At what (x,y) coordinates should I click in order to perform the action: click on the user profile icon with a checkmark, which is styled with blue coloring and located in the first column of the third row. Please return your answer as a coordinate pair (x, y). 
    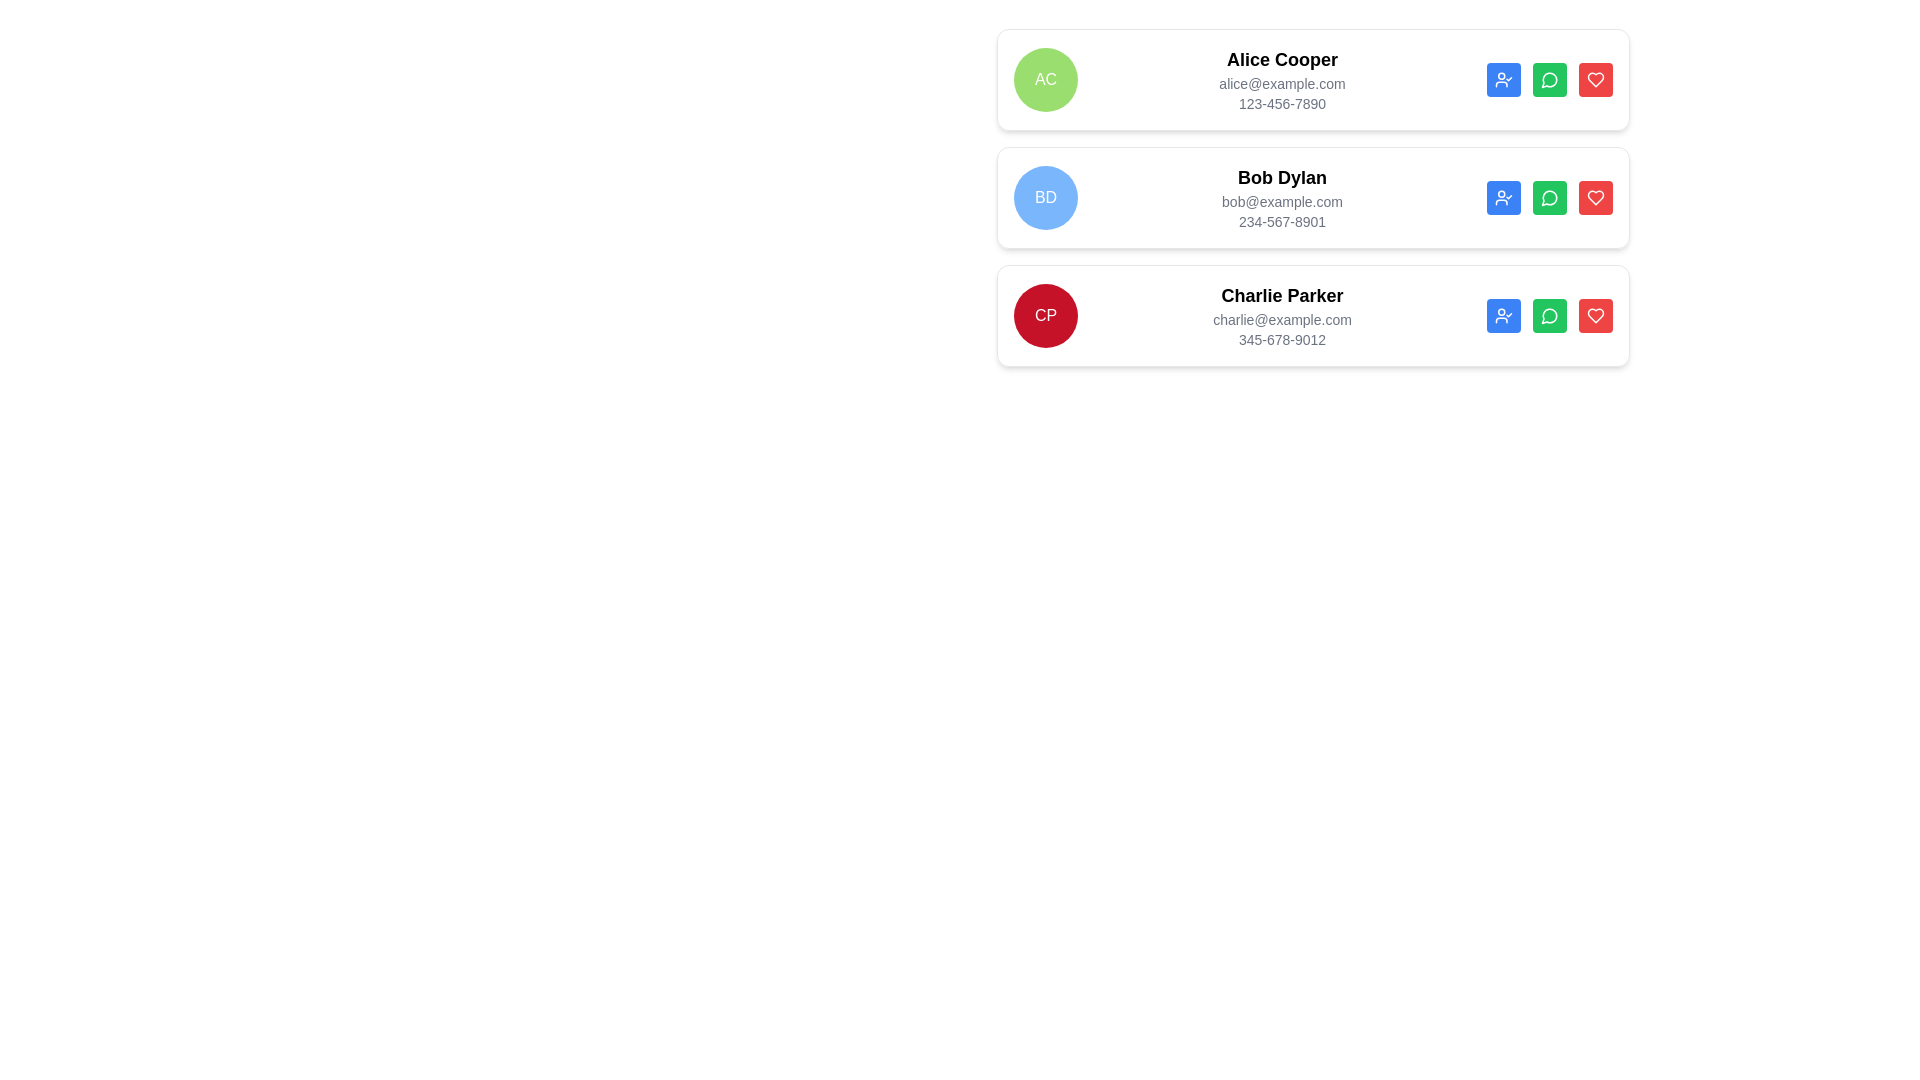
    Looking at the image, I should click on (1503, 315).